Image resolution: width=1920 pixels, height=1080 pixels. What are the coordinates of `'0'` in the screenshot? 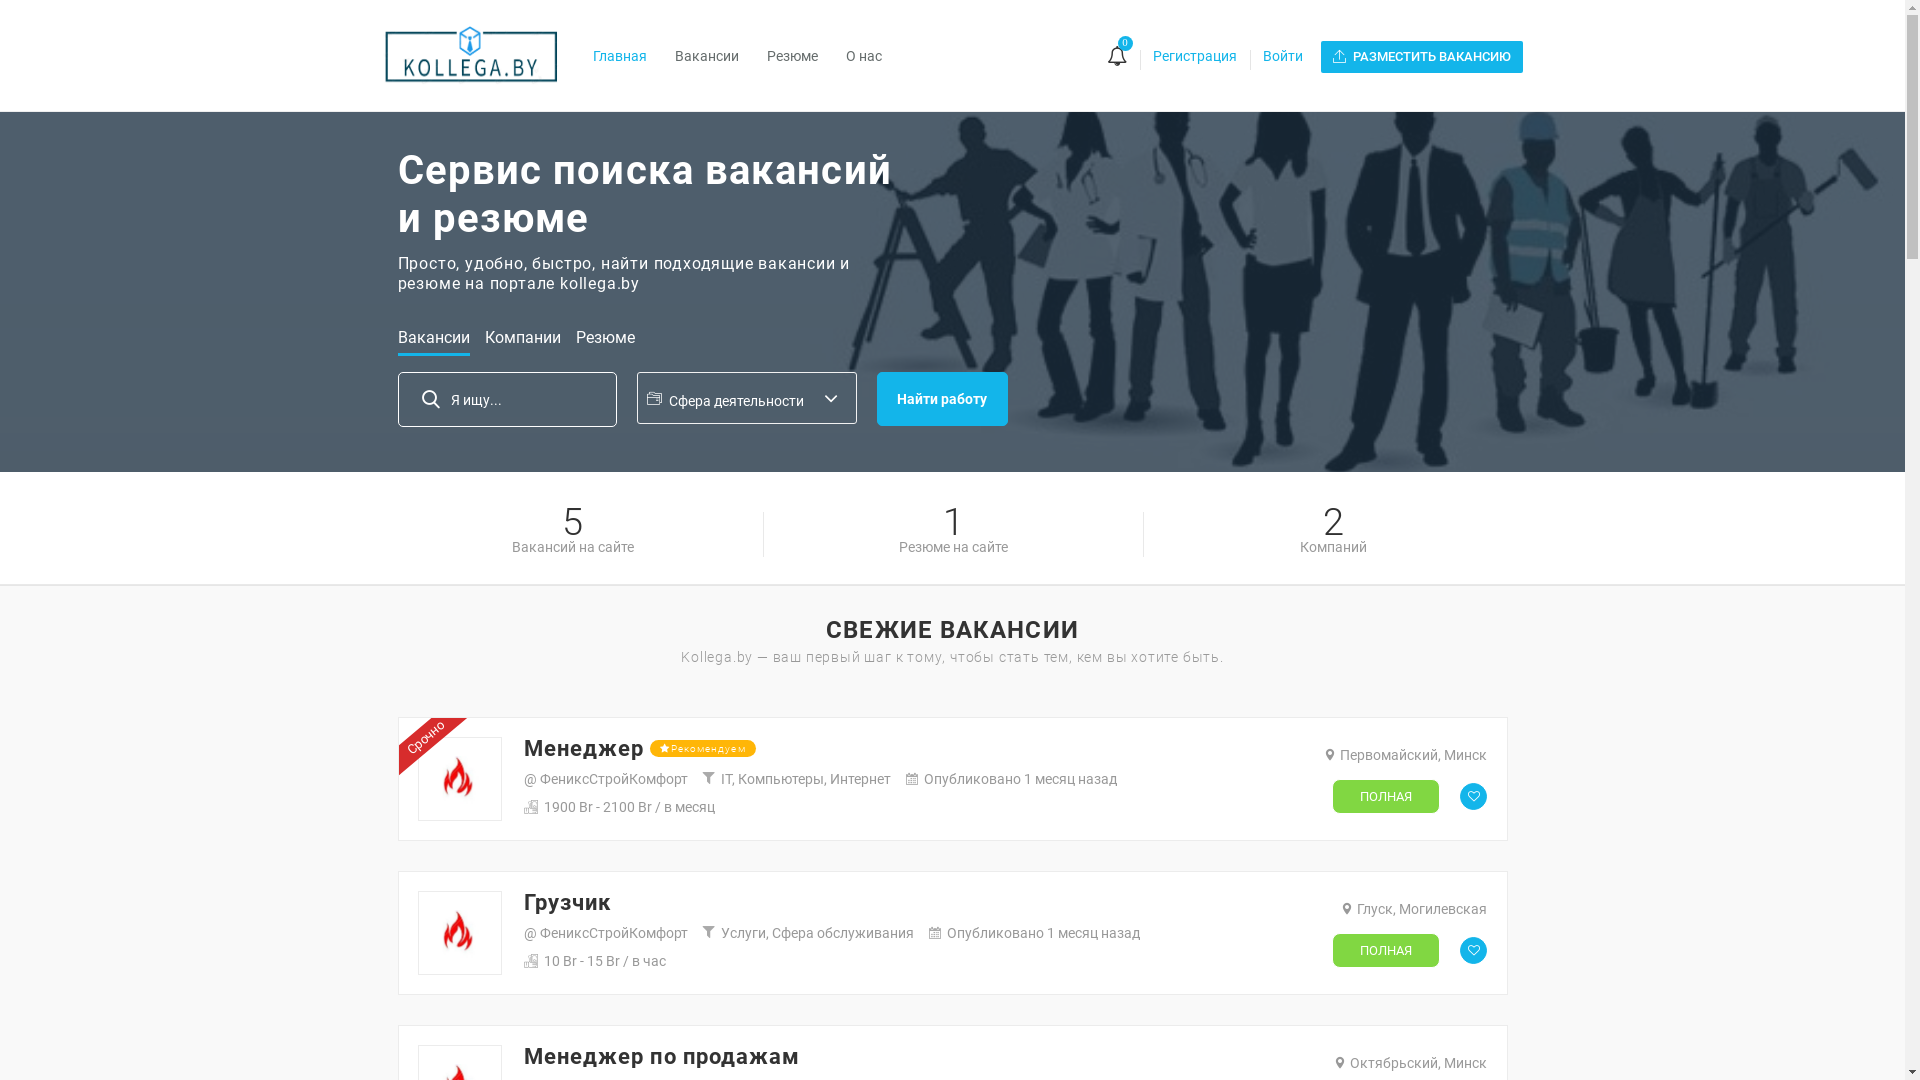 It's located at (1104, 56).